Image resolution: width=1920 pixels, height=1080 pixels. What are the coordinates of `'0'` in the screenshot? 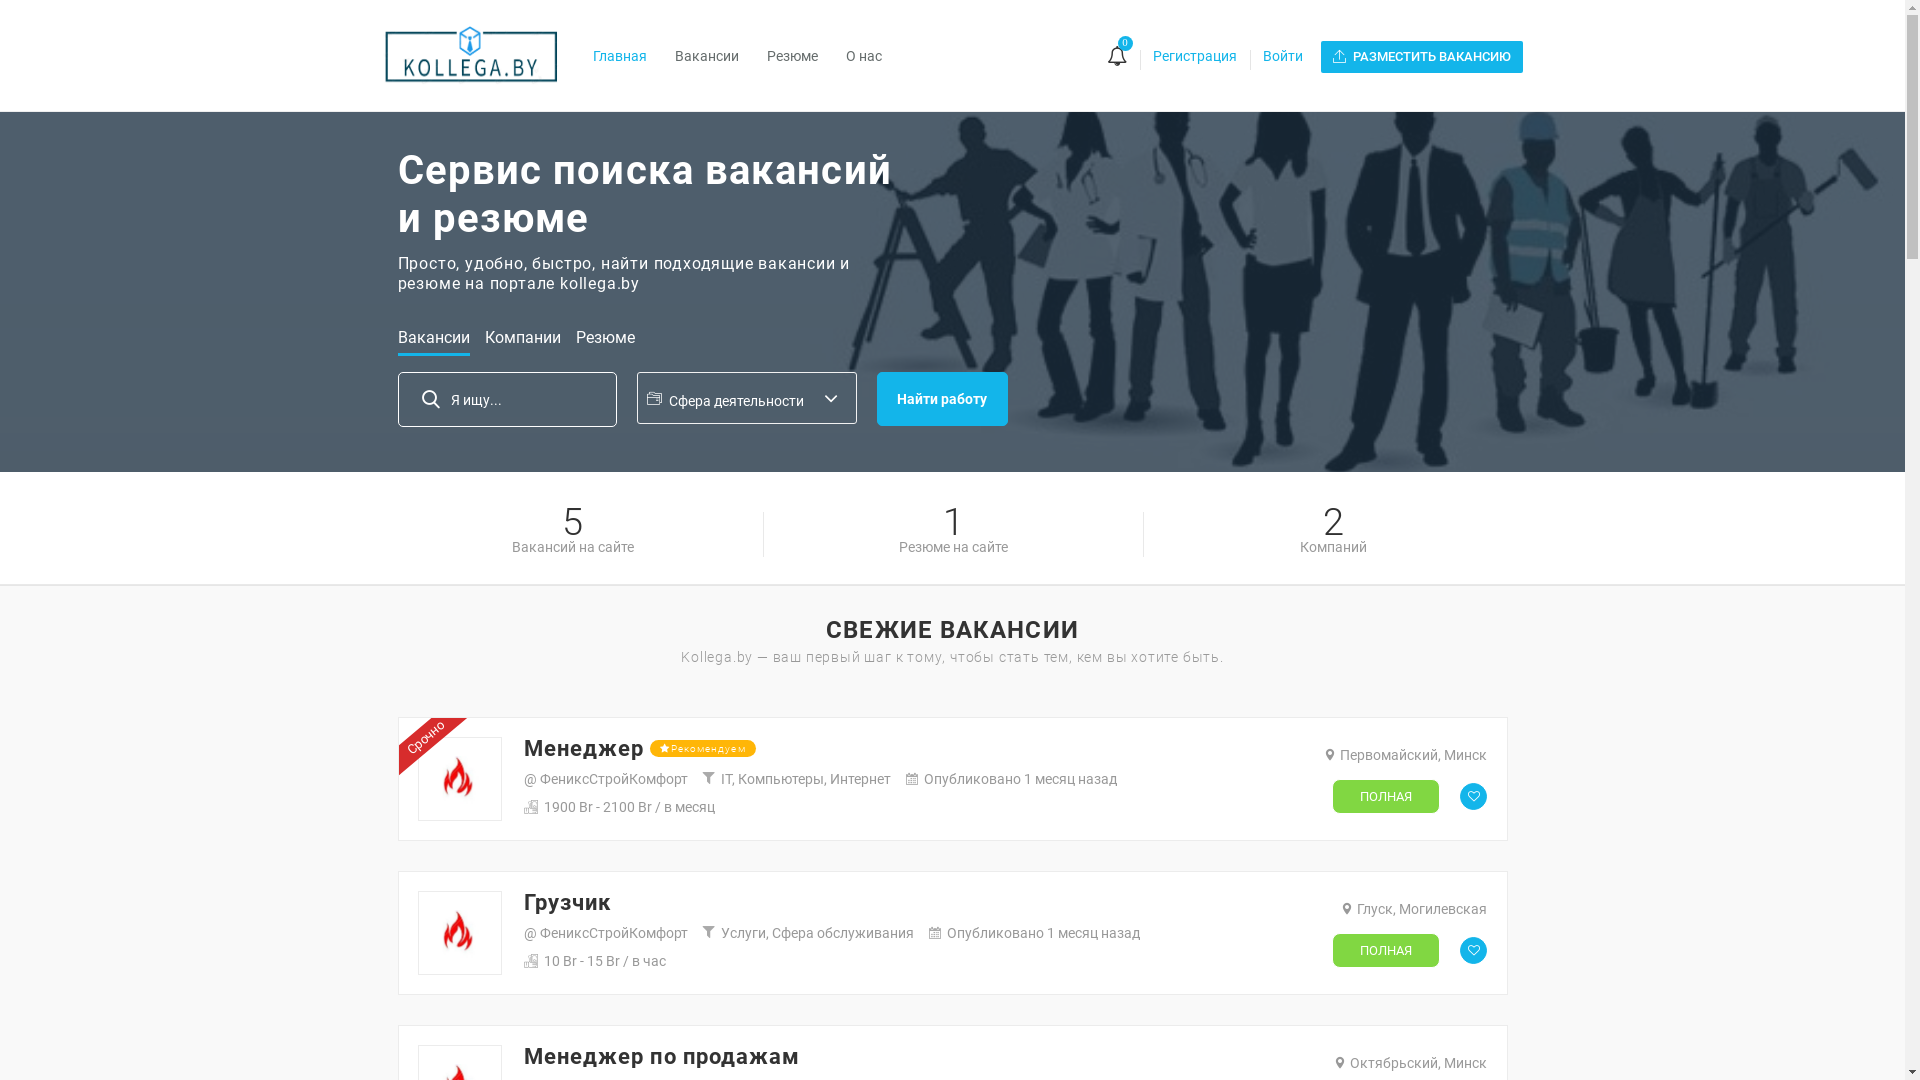 It's located at (1104, 56).